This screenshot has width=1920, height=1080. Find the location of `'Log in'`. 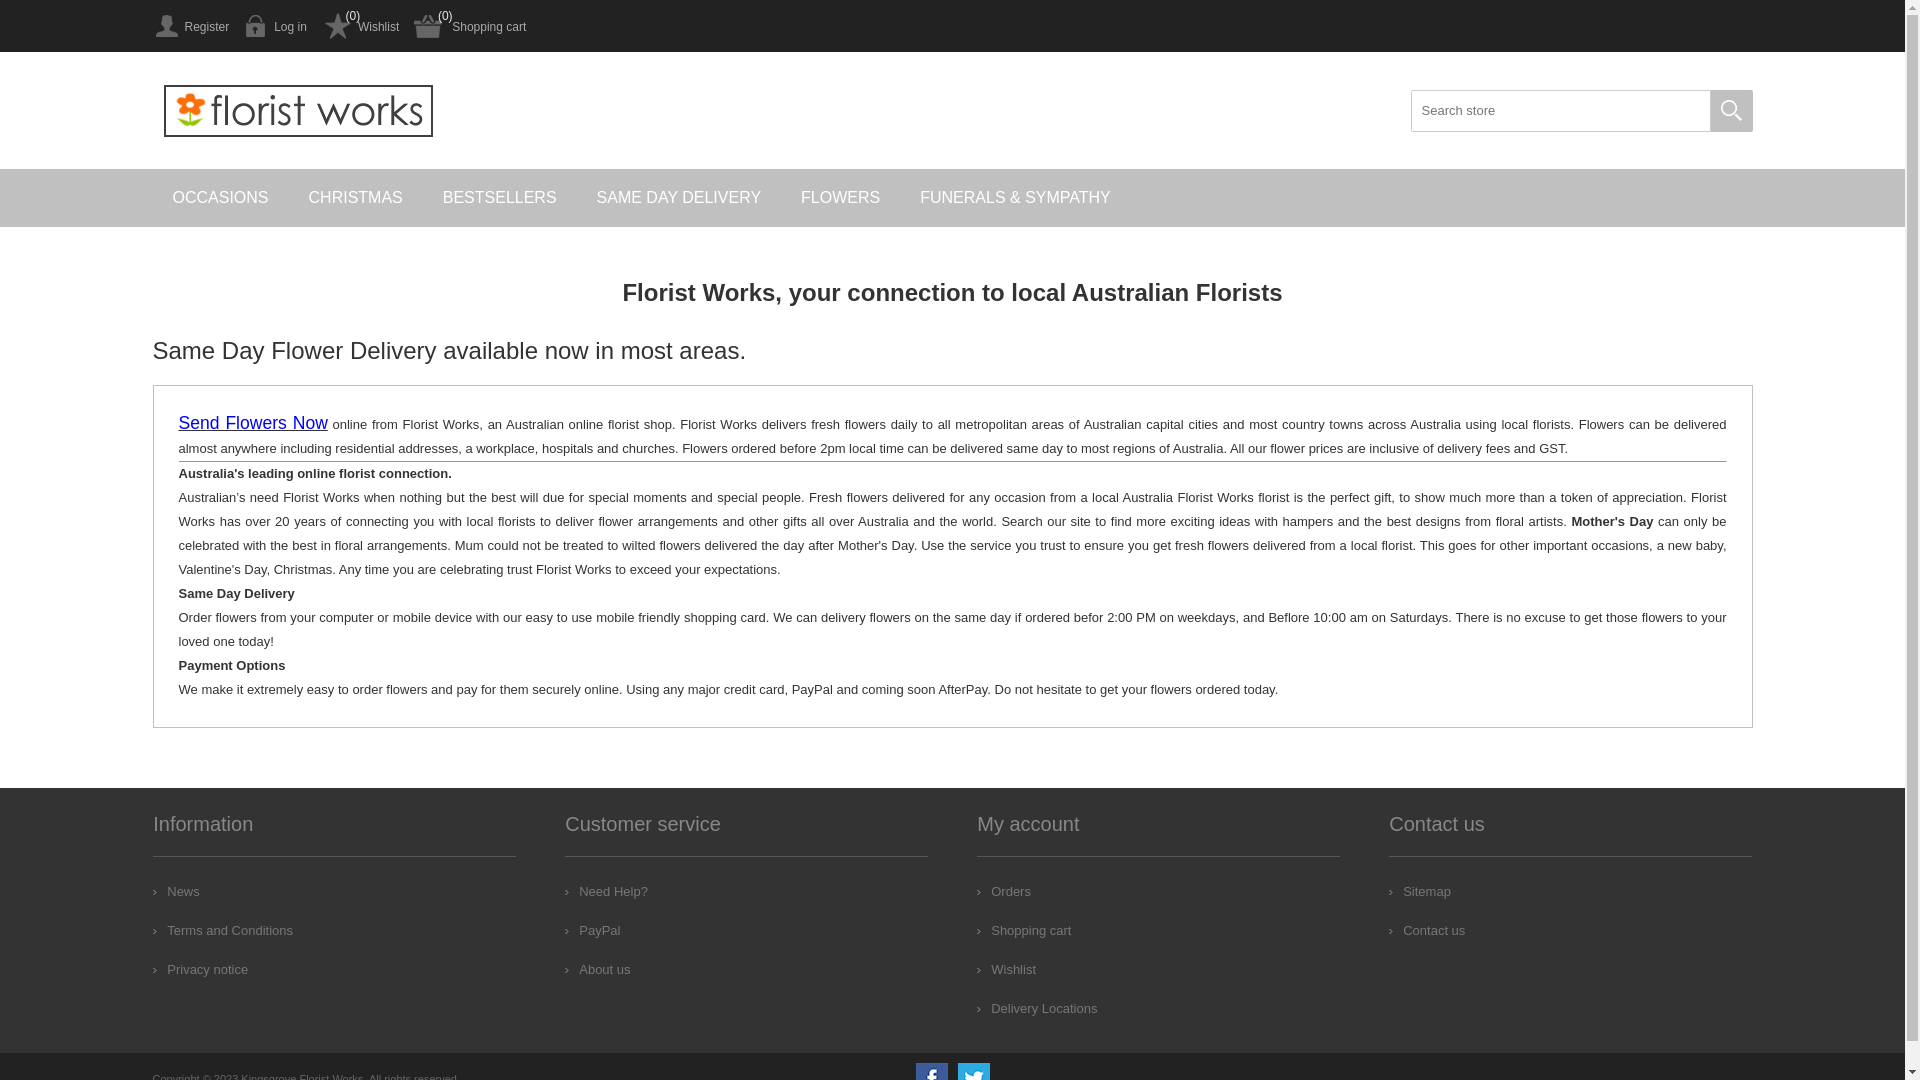

'Log in' is located at coordinates (274, 26).